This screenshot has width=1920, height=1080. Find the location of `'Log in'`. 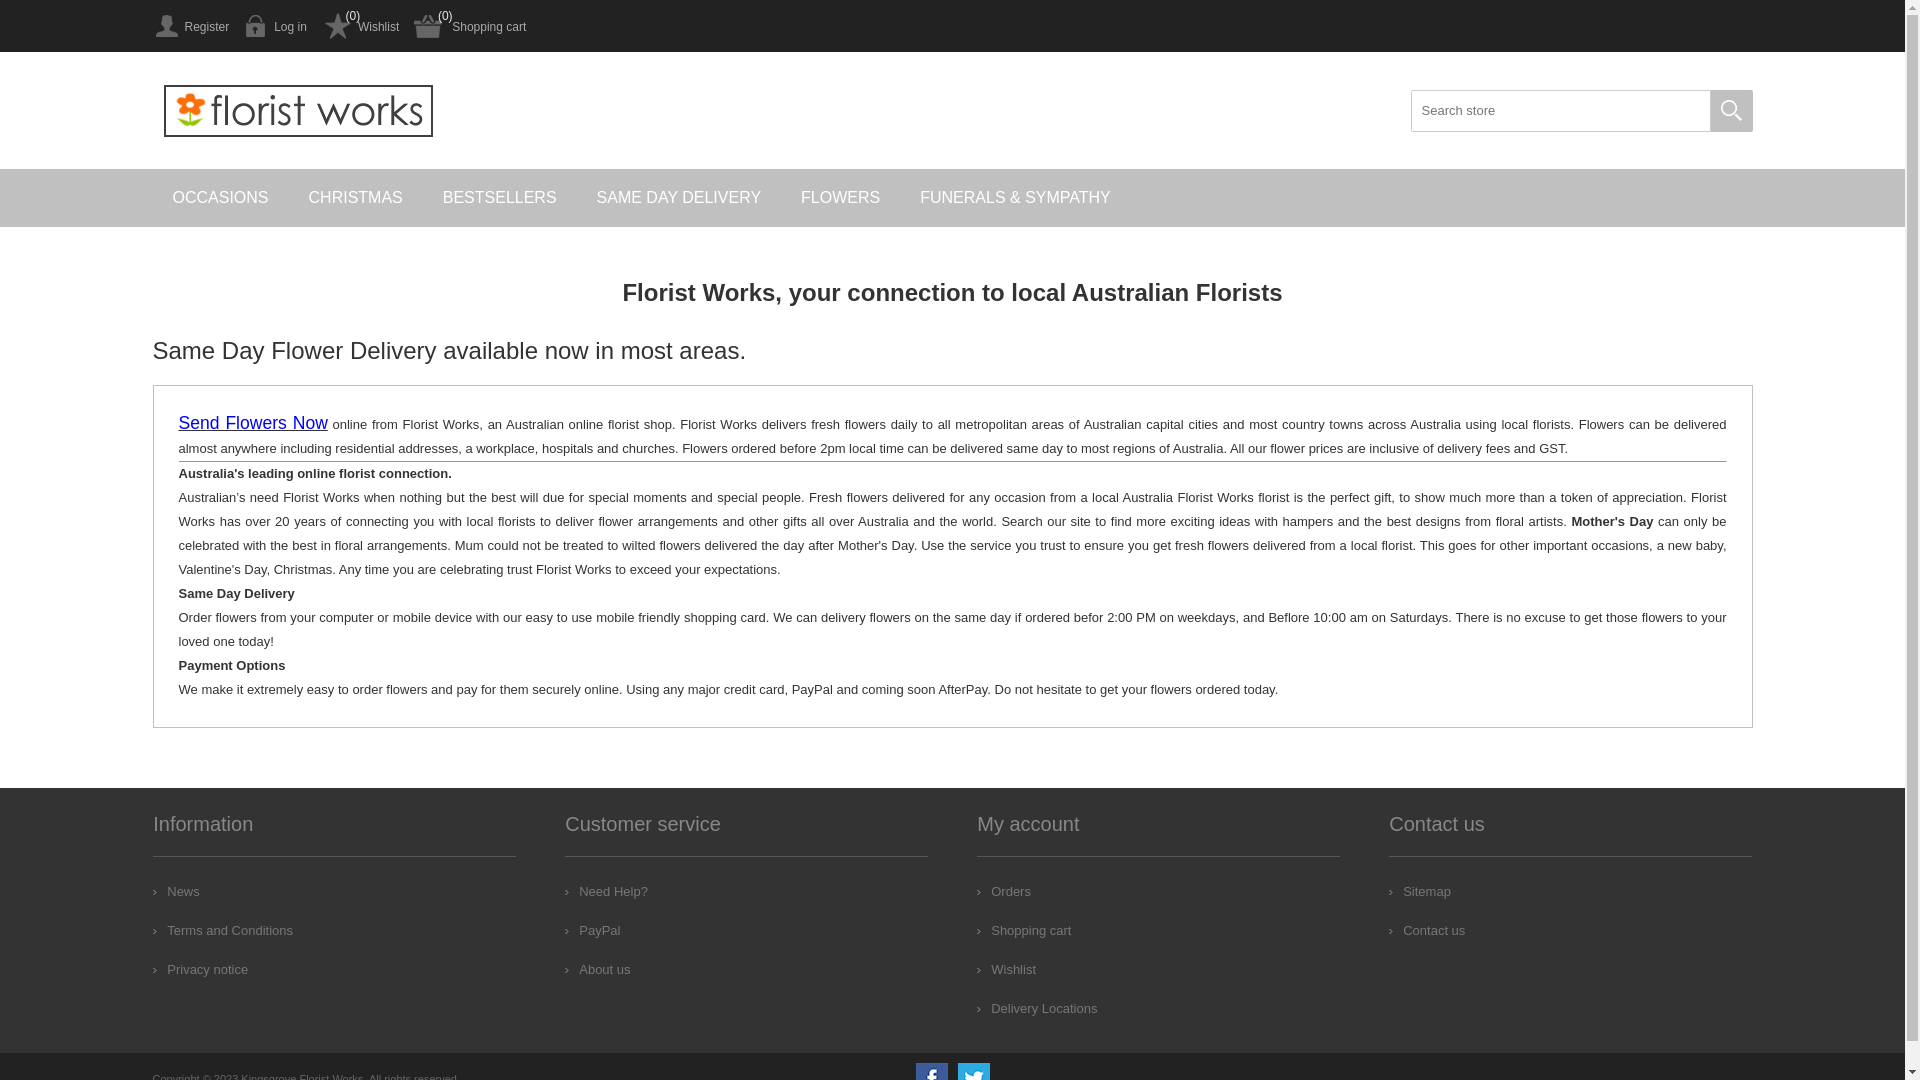

'Log in' is located at coordinates (274, 26).